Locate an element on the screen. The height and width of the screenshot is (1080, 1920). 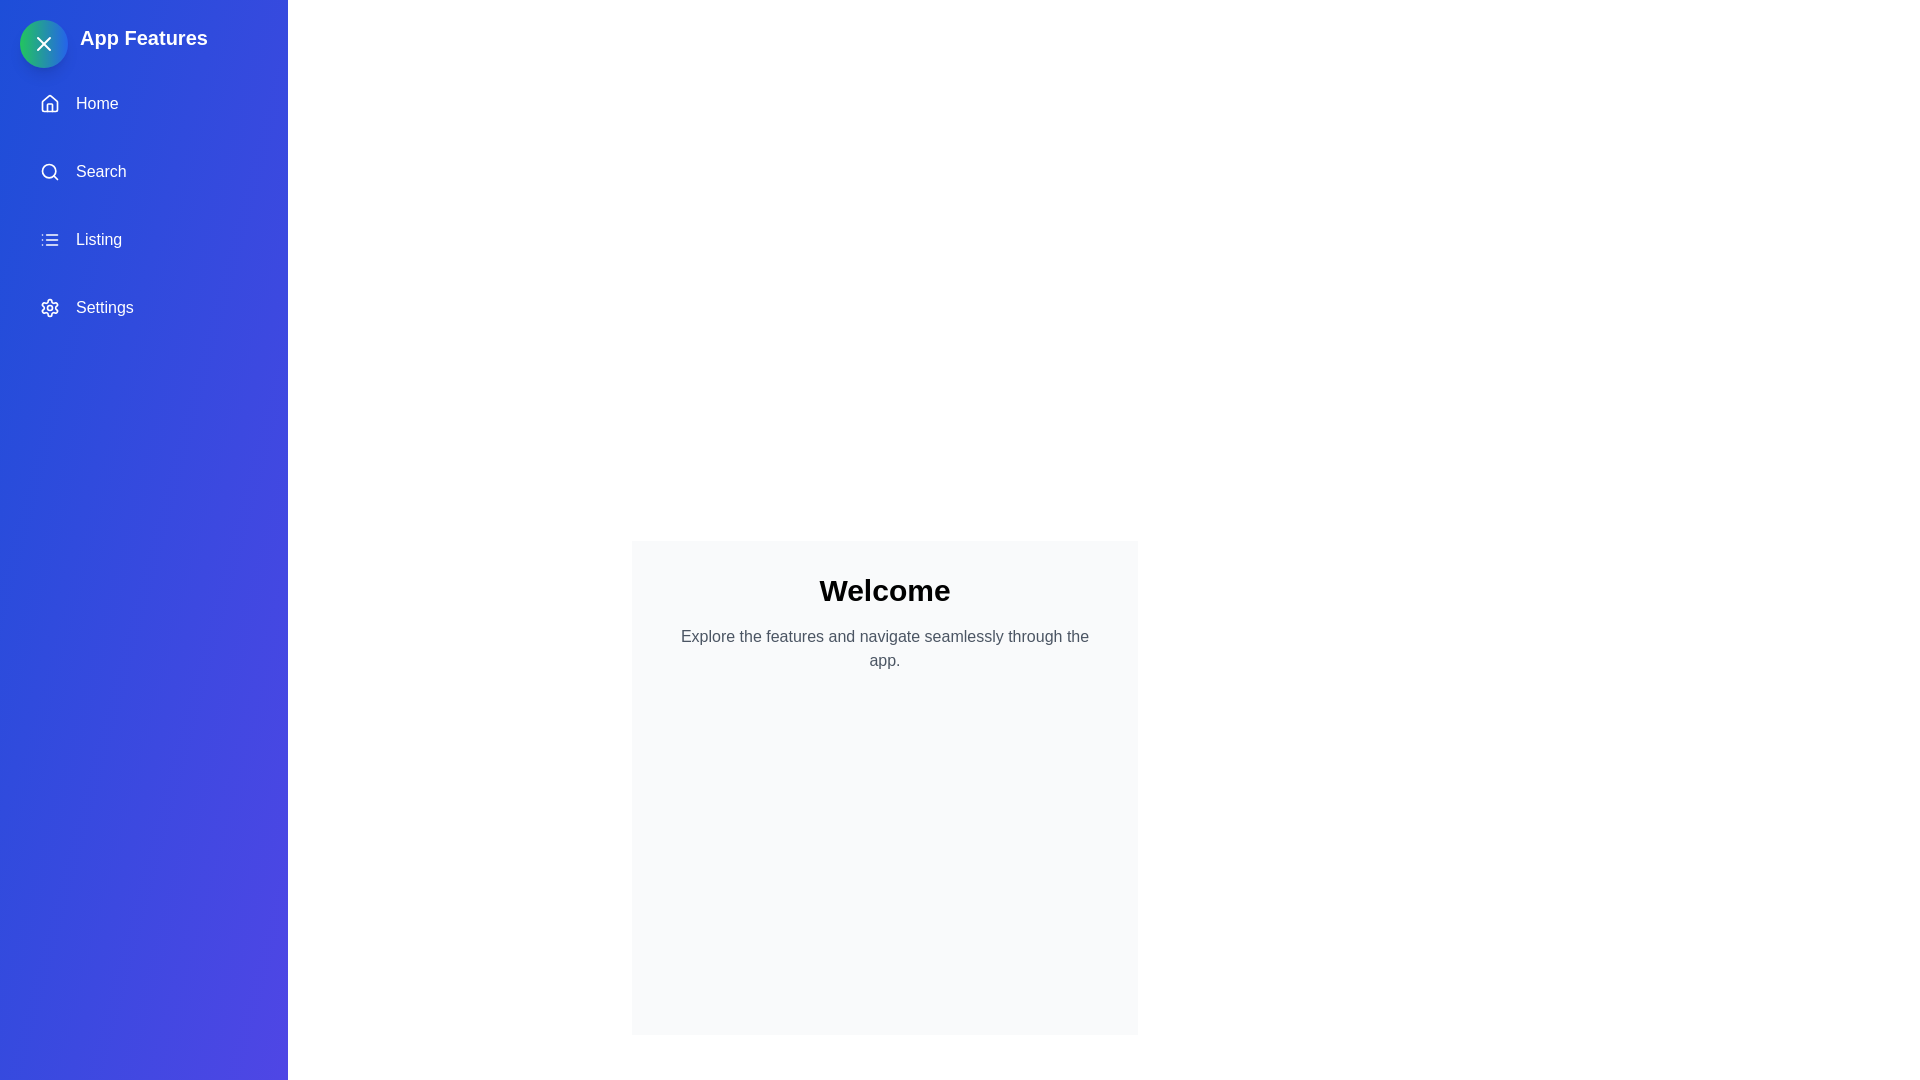
the 'Settings' option in the drawer is located at coordinates (143, 308).